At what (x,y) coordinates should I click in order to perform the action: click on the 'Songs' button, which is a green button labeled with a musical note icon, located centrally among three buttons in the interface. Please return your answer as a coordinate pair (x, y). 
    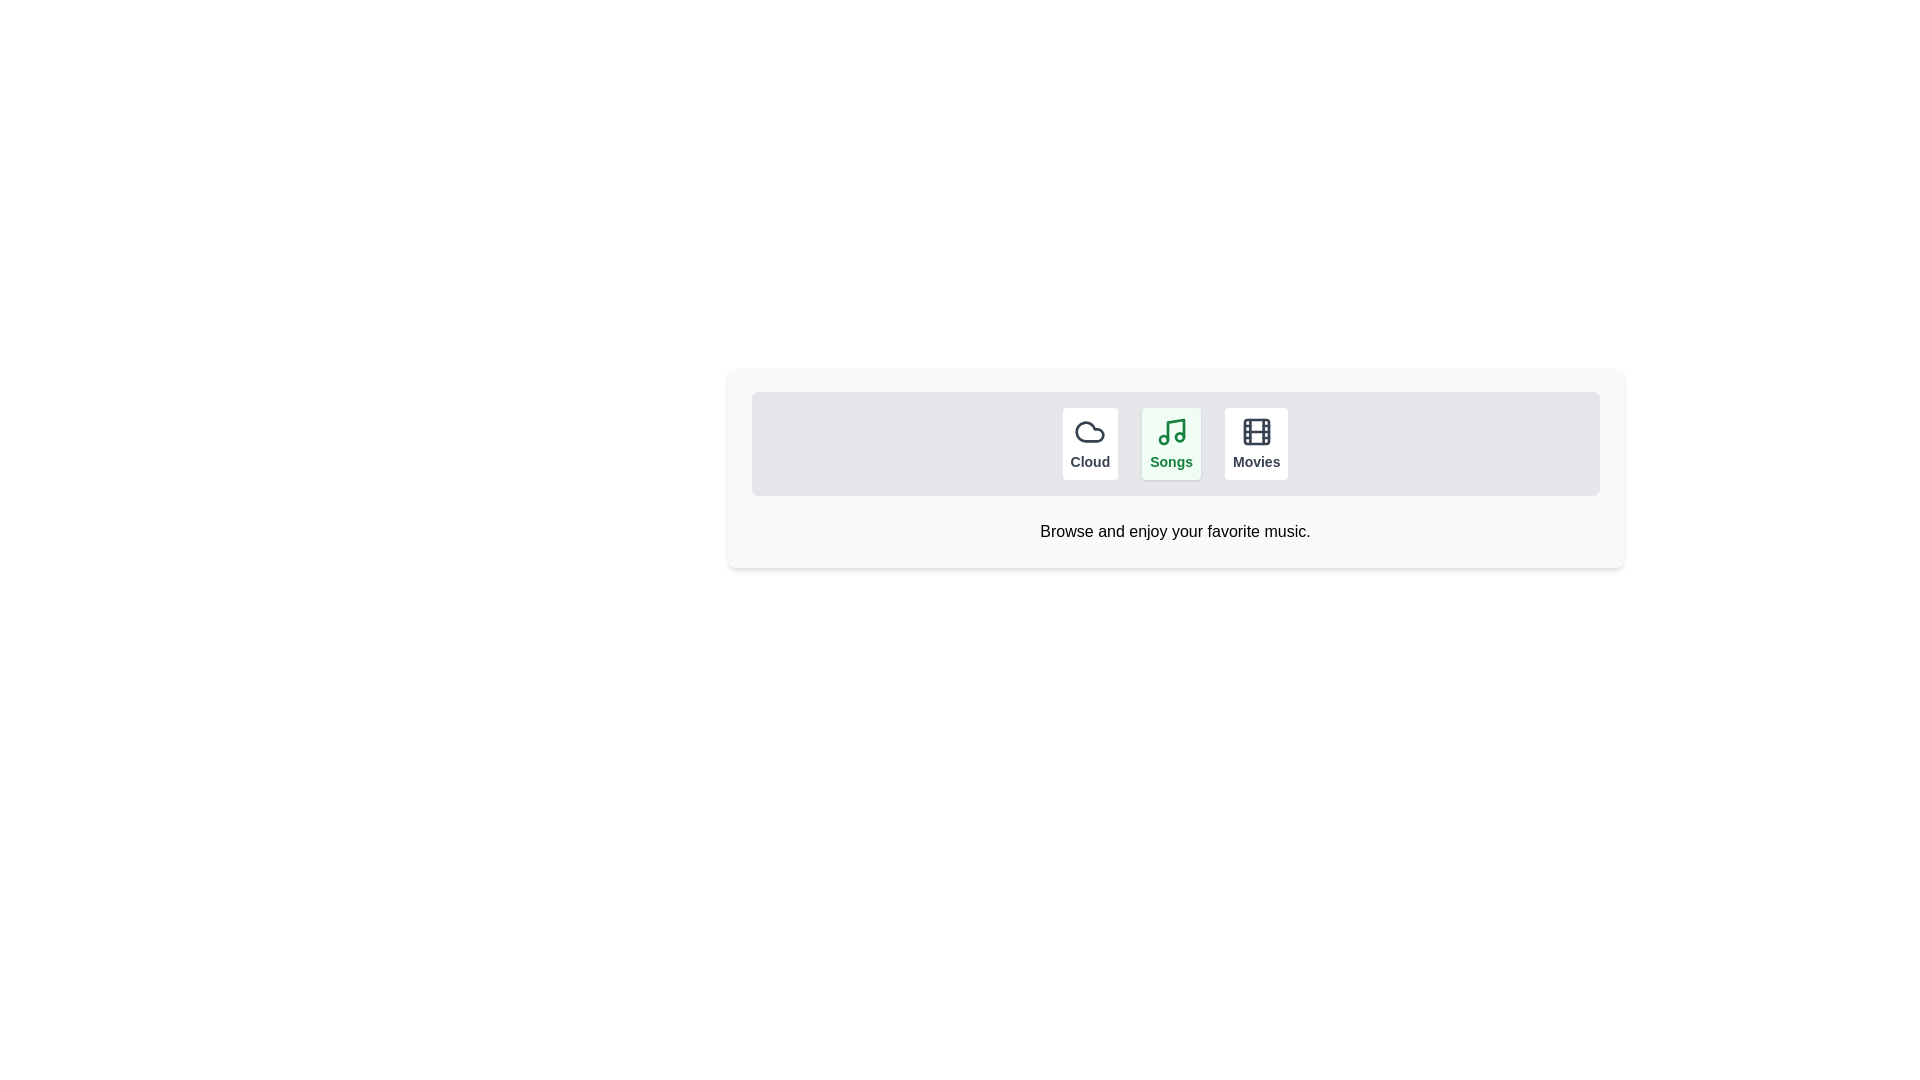
    Looking at the image, I should click on (1171, 442).